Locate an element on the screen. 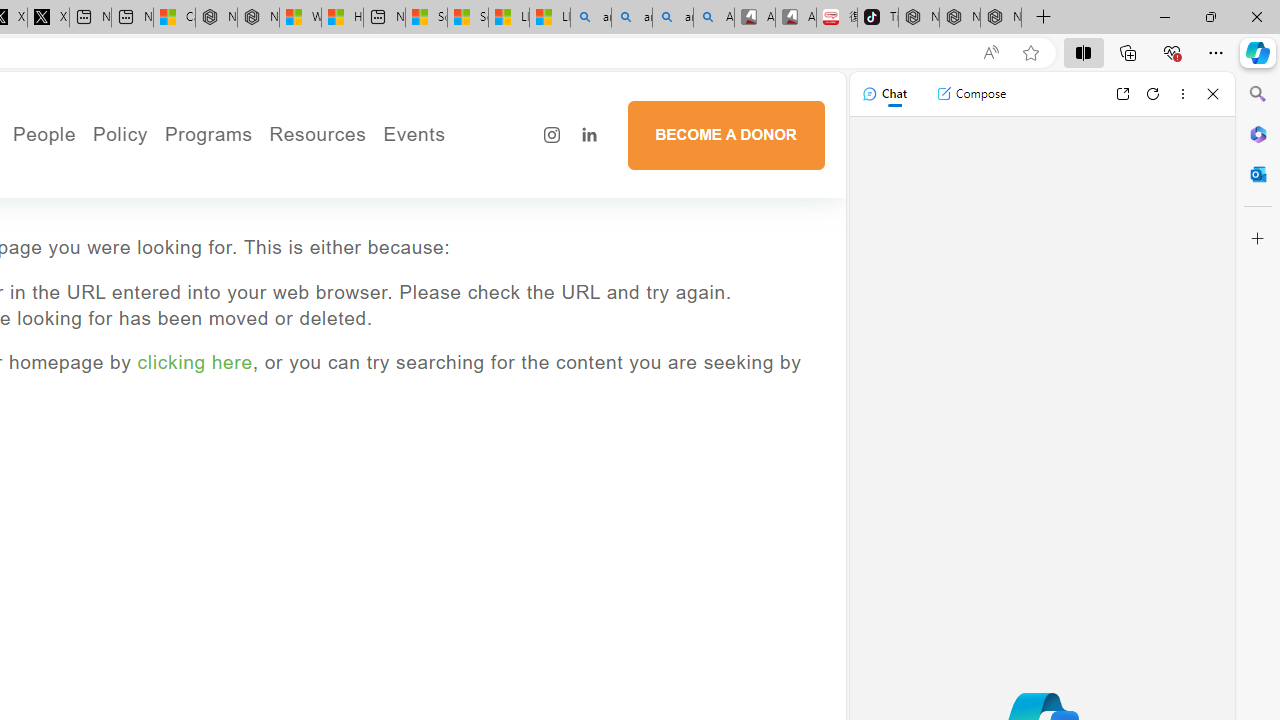  'Close' is located at coordinates (1212, 93).